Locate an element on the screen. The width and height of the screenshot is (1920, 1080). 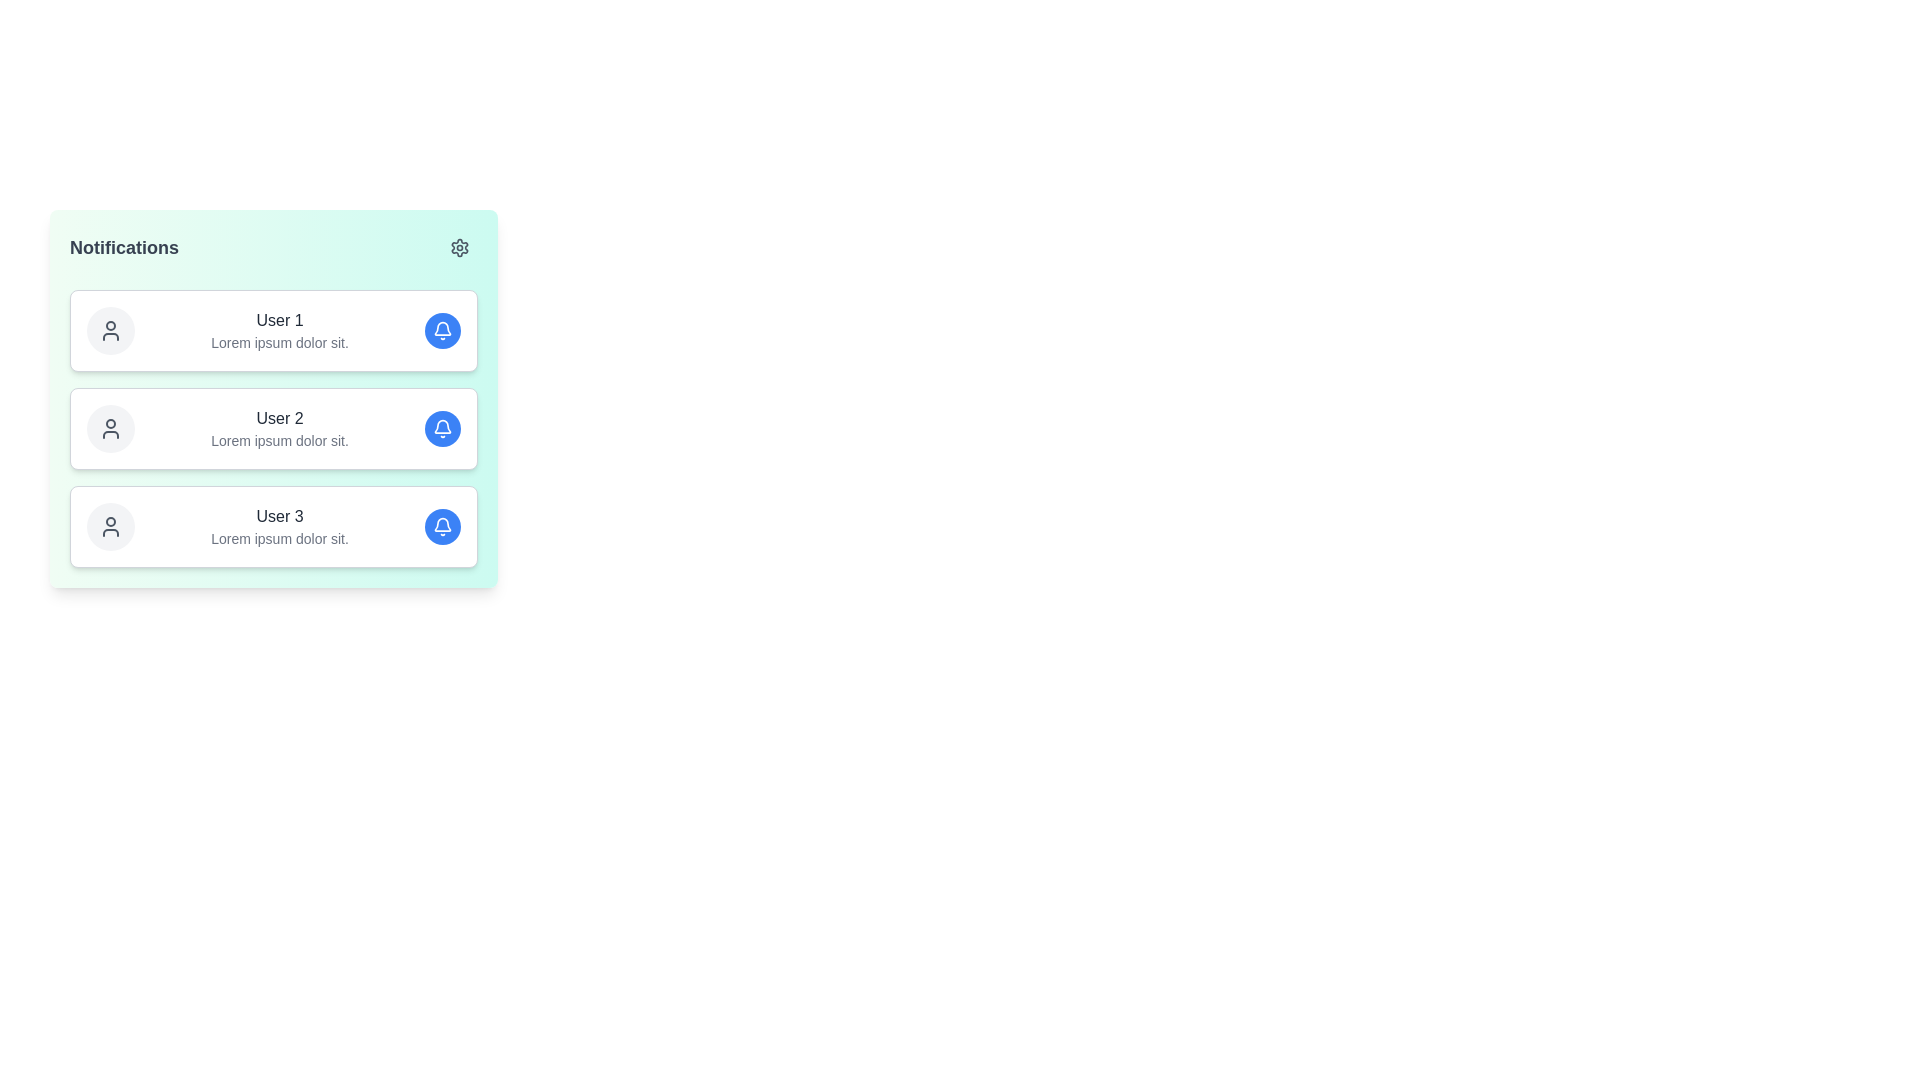
the user icon located at the top-left corner of the second notification card in the notification box for further interactions if supported is located at coordinates (109, 427).